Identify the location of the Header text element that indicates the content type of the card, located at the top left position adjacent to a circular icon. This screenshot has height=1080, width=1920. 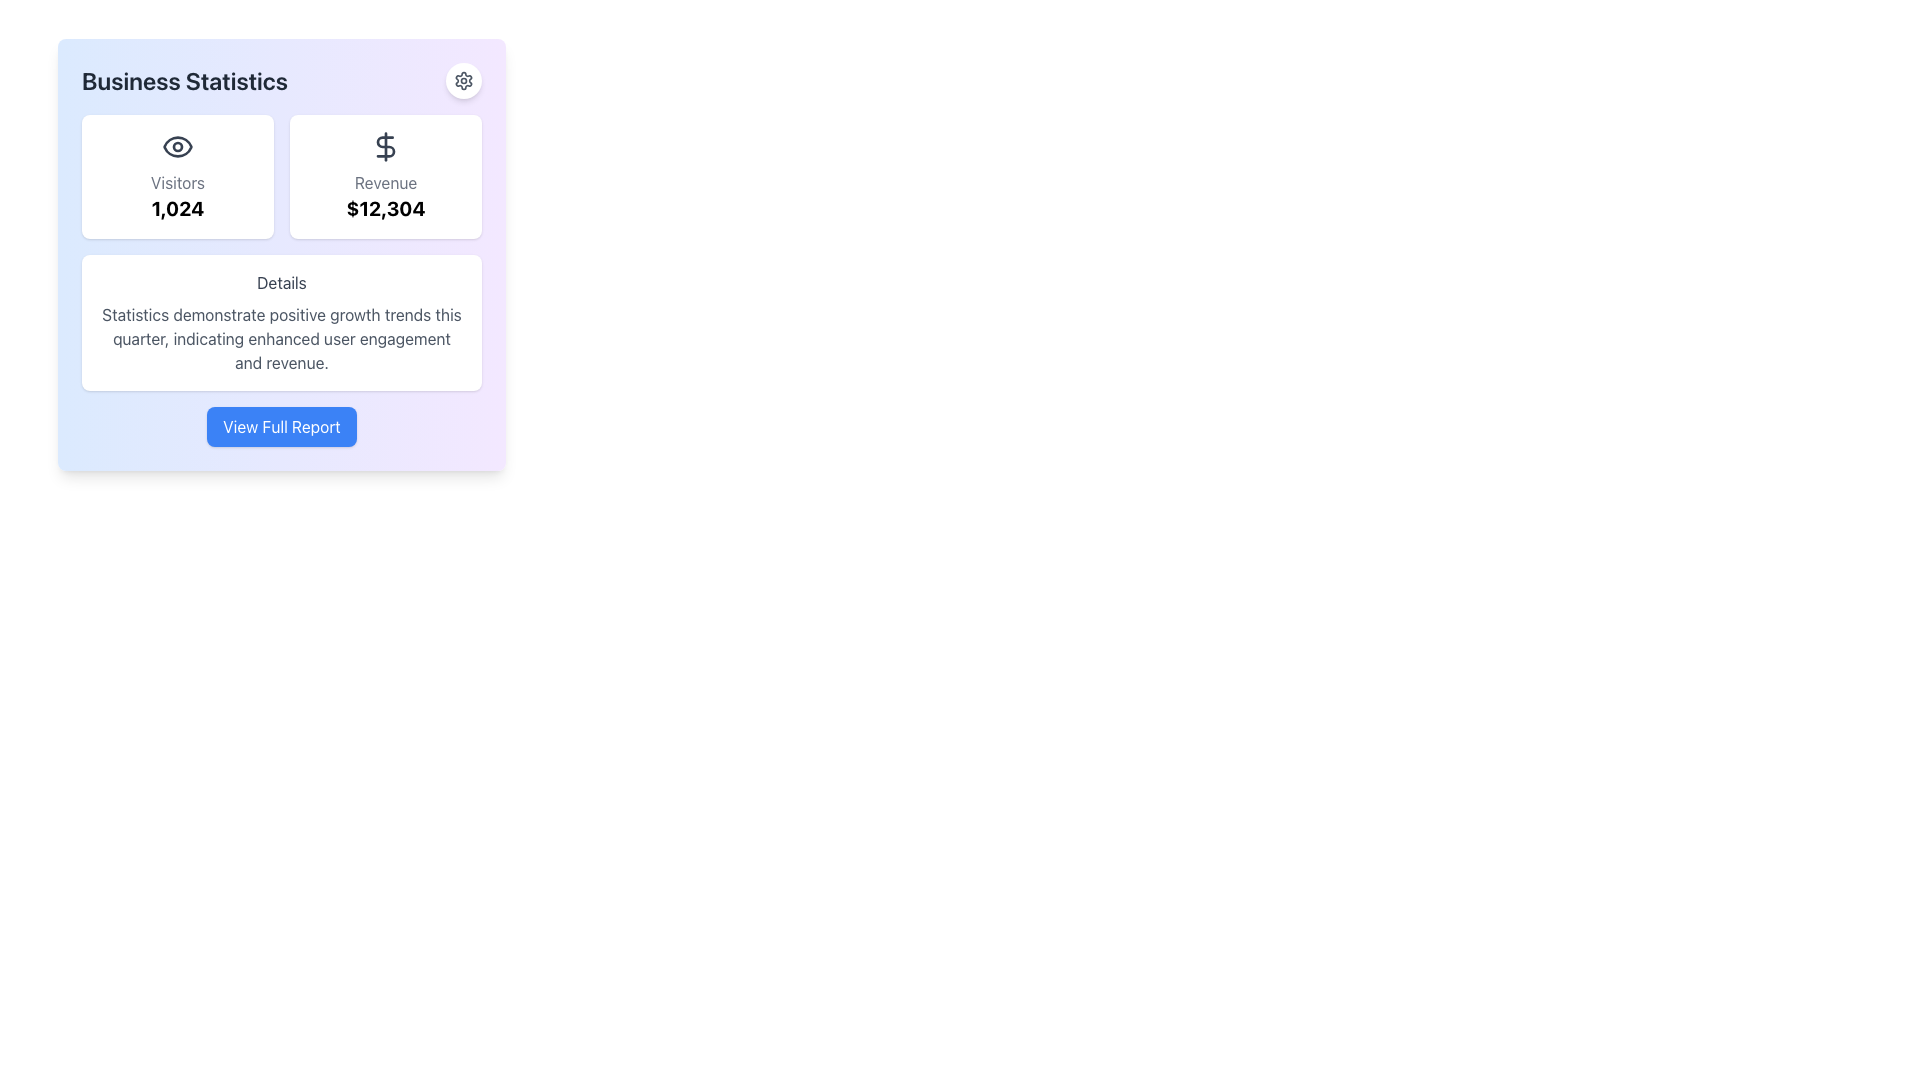
(281, 80).